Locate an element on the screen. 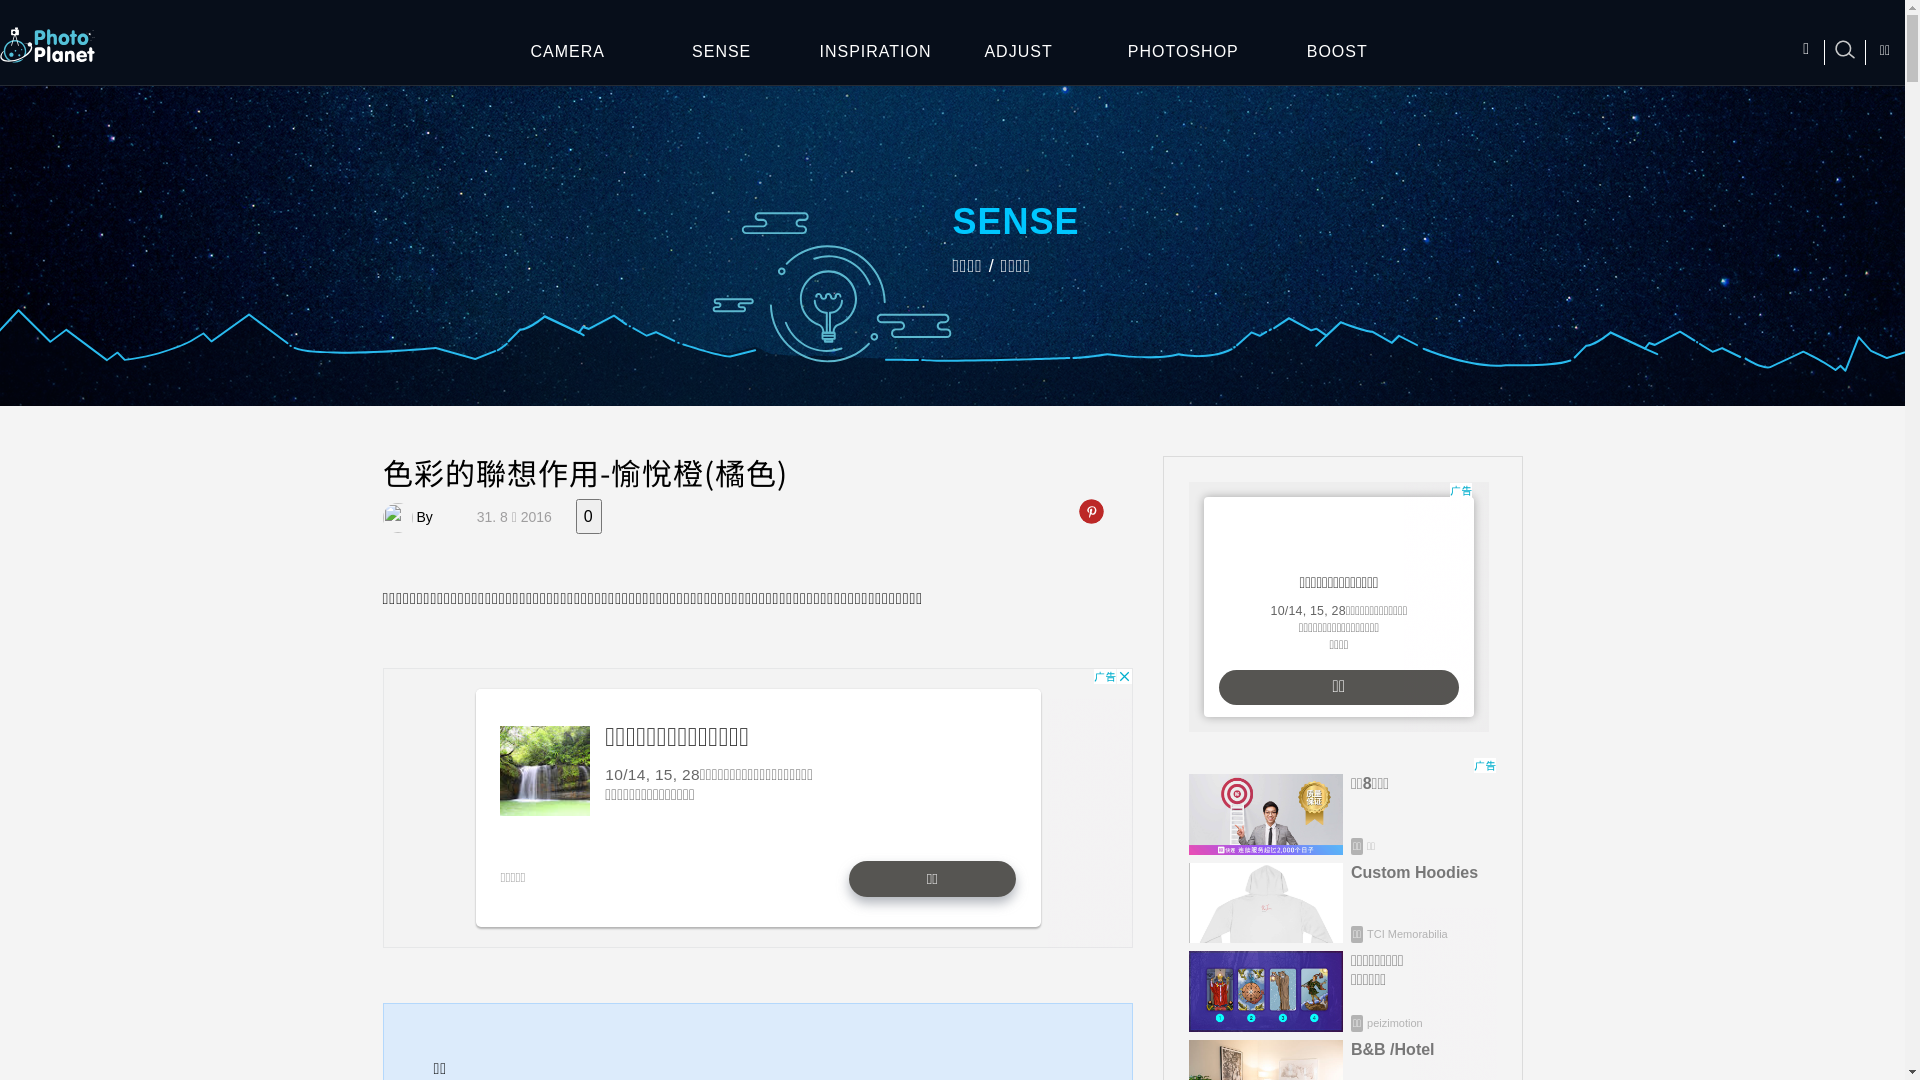 The image size is (1920, 1080). 'Advertisement' is located at coordinates (1338, 605).